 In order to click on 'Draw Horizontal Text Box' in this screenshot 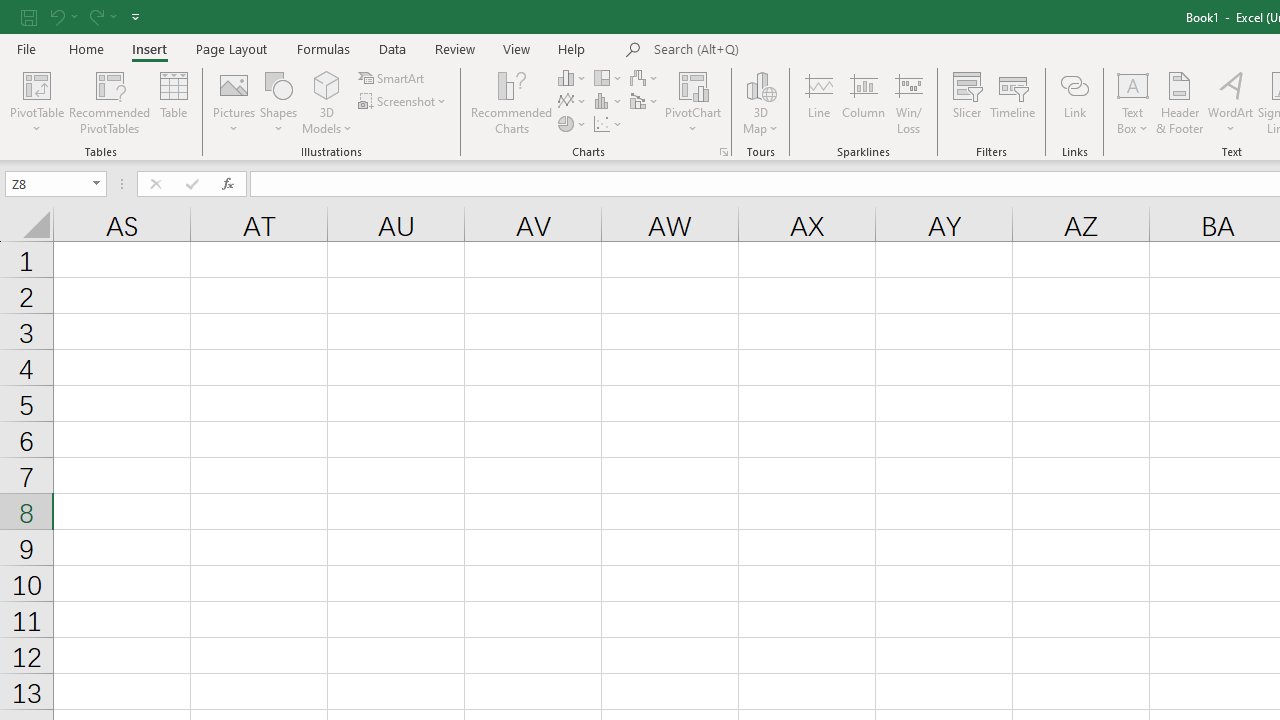, I will do `click(1133, 84)`.